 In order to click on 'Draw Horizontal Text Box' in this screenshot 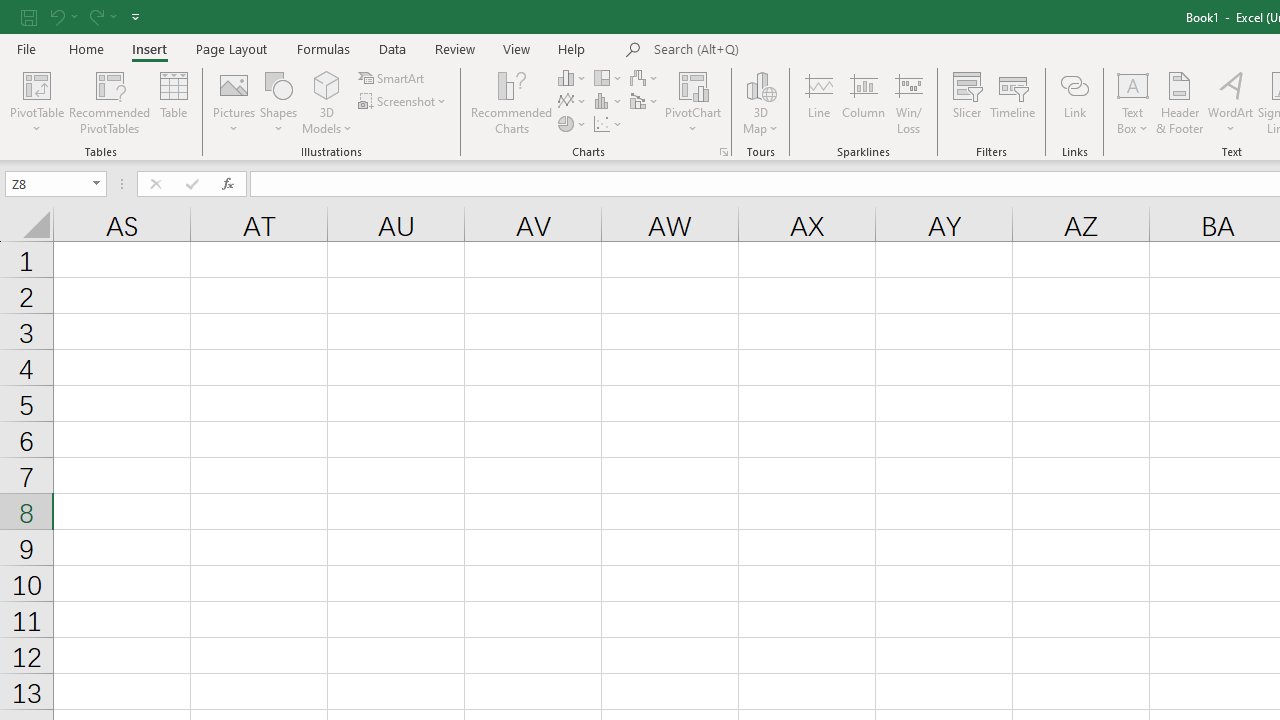, I will do `click(1133, 84)`.